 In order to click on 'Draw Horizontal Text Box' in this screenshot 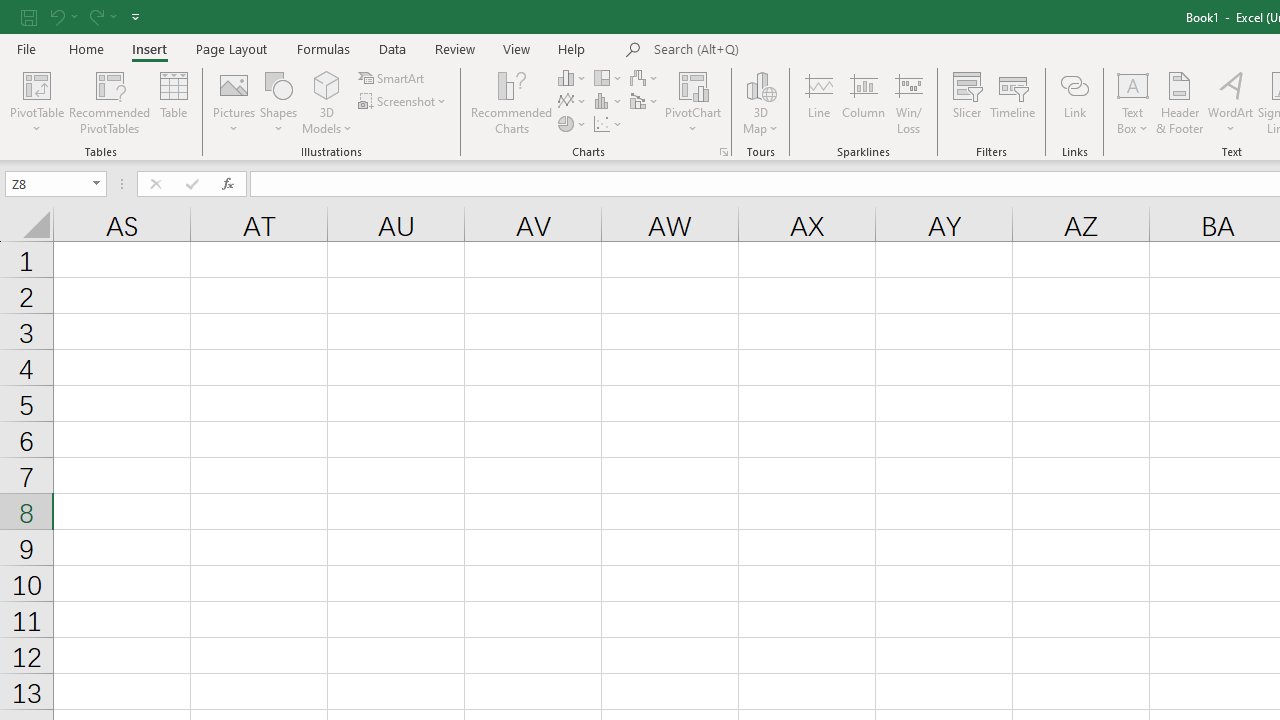, I will do `click(1133, 84)`.